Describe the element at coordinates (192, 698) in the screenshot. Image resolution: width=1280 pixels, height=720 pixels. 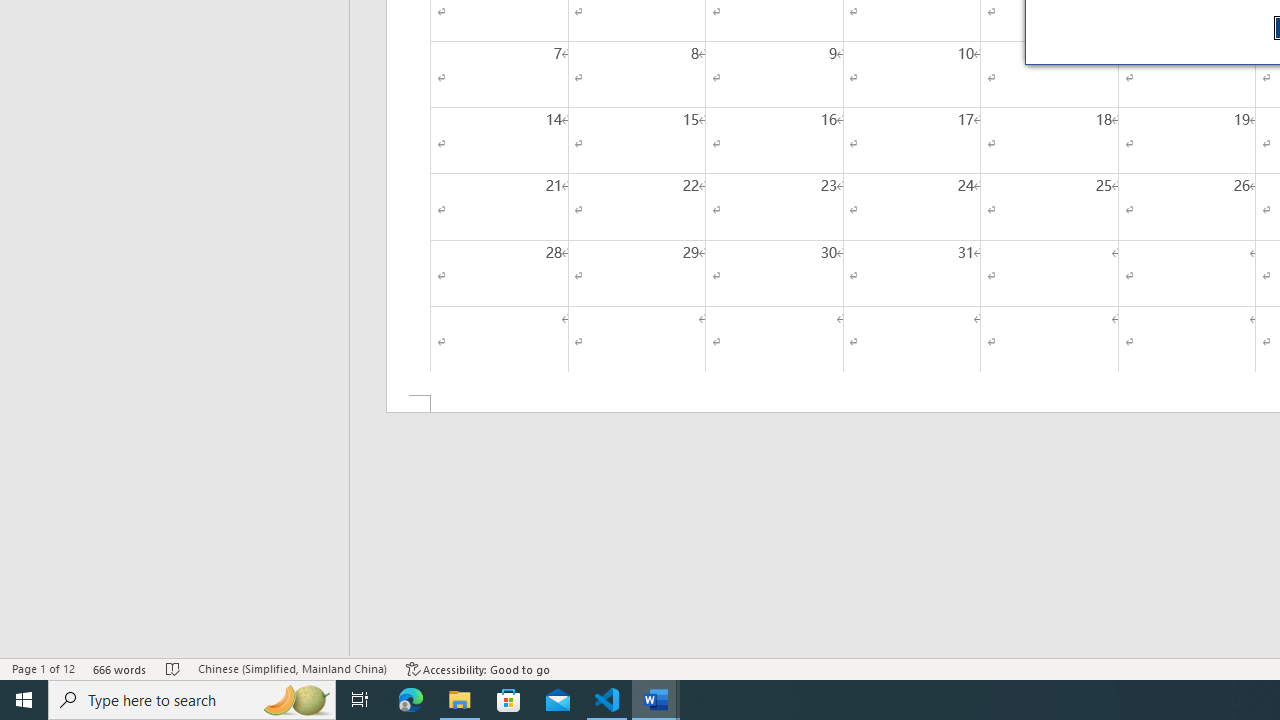
I see `'Type here to search'` at that location.